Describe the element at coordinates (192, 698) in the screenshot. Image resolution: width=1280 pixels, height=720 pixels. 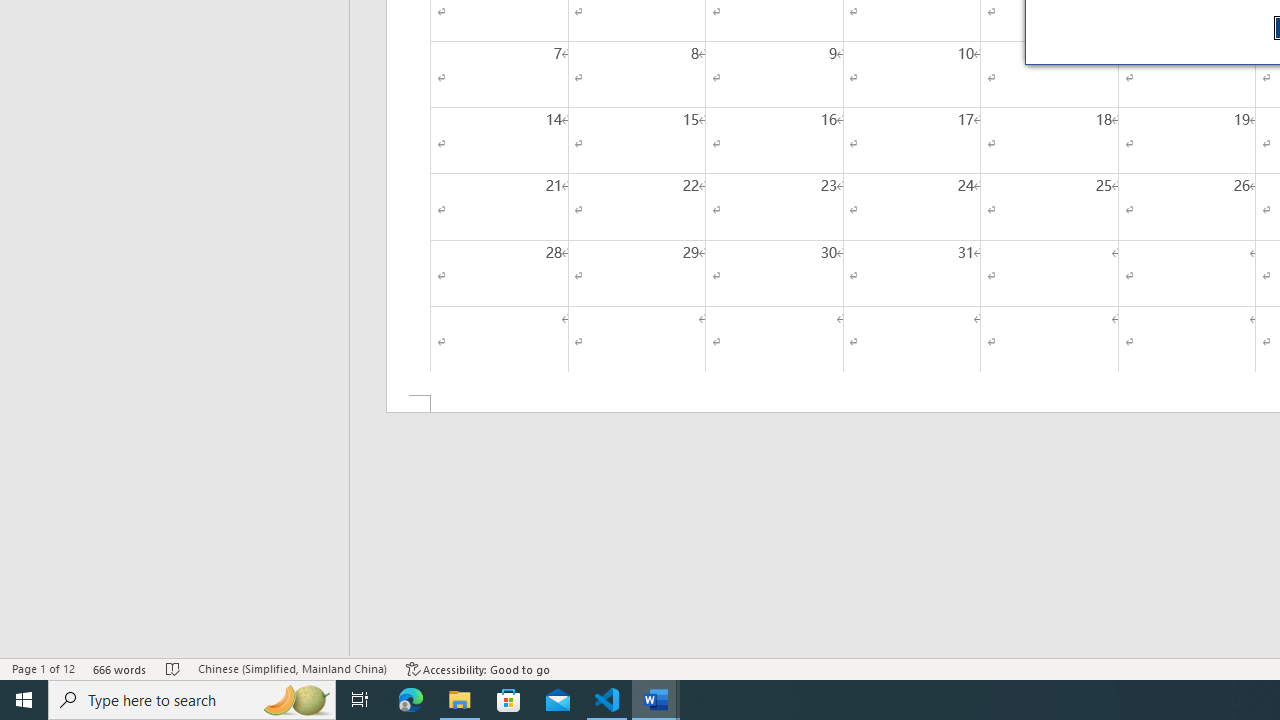
I see `'Type here to search'` at that location.